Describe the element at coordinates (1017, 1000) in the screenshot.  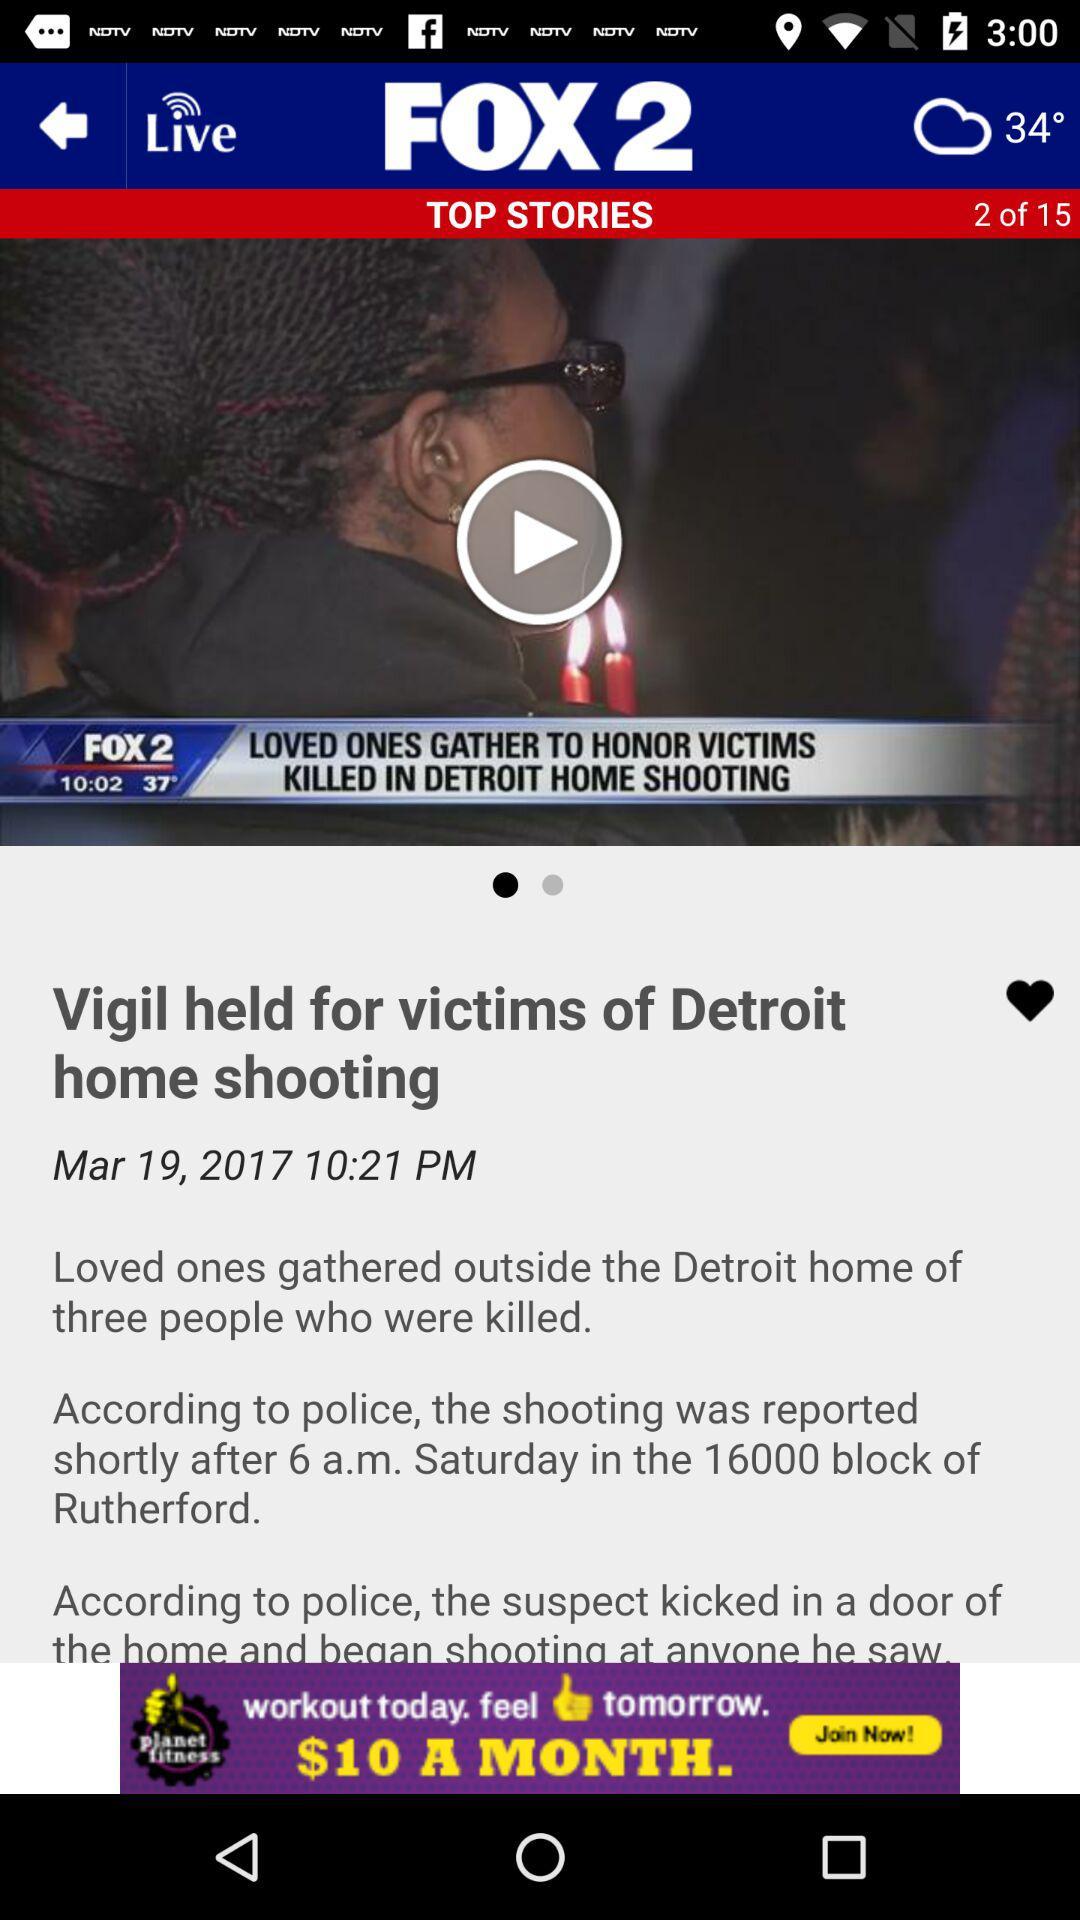
I see `like button` at that location.